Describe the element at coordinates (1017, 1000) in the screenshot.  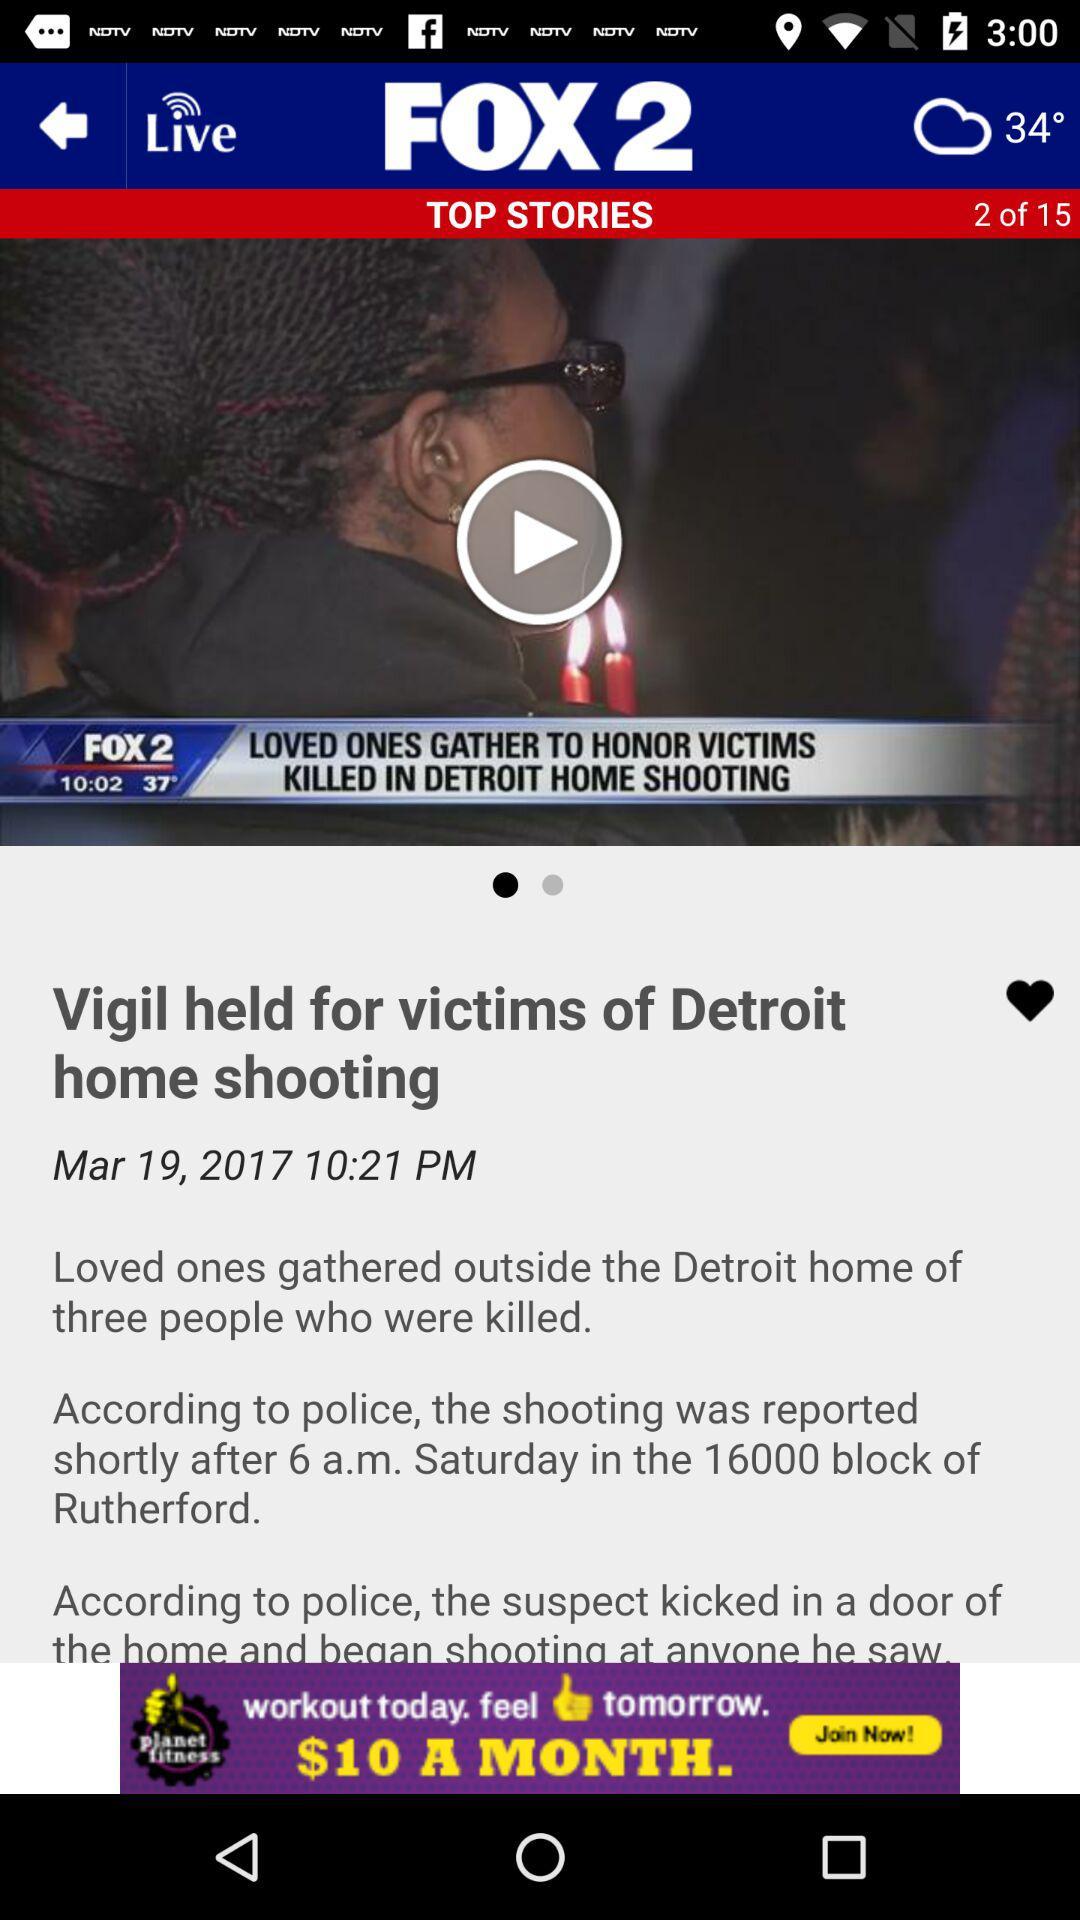
I see `like button` at that location.